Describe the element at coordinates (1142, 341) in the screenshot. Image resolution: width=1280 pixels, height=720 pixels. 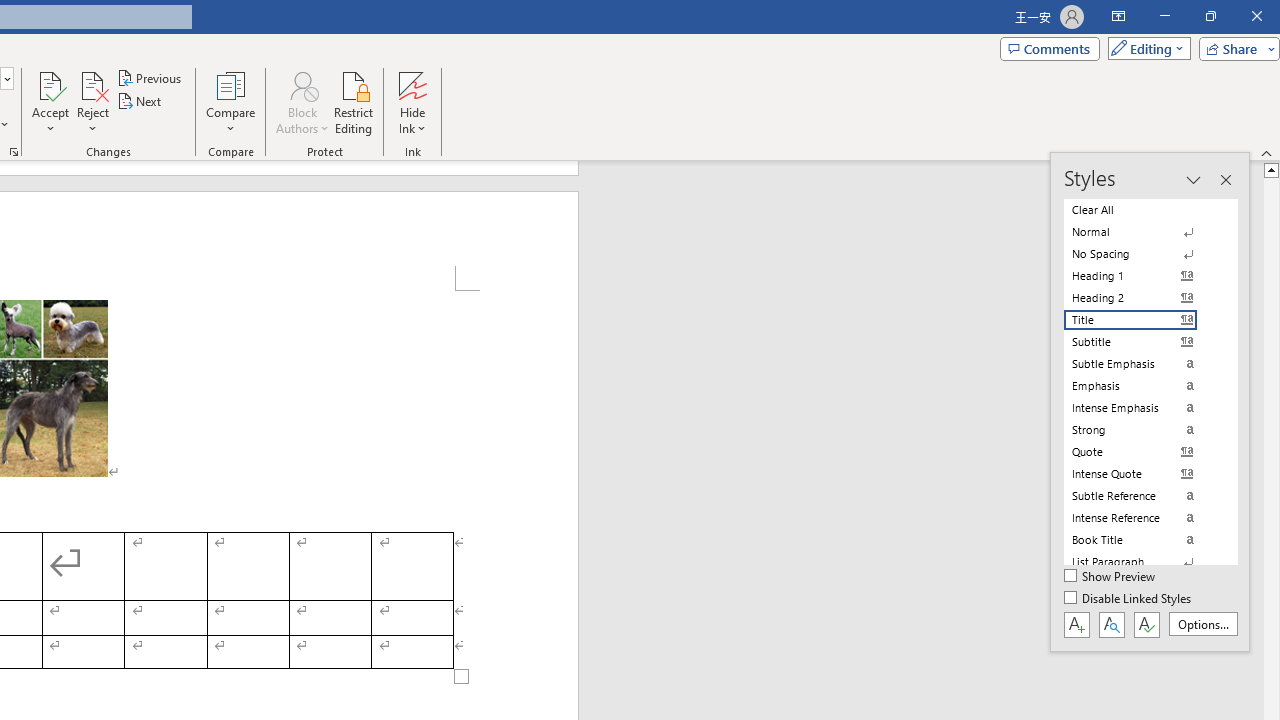
I see `'Subtitle'` at that location.